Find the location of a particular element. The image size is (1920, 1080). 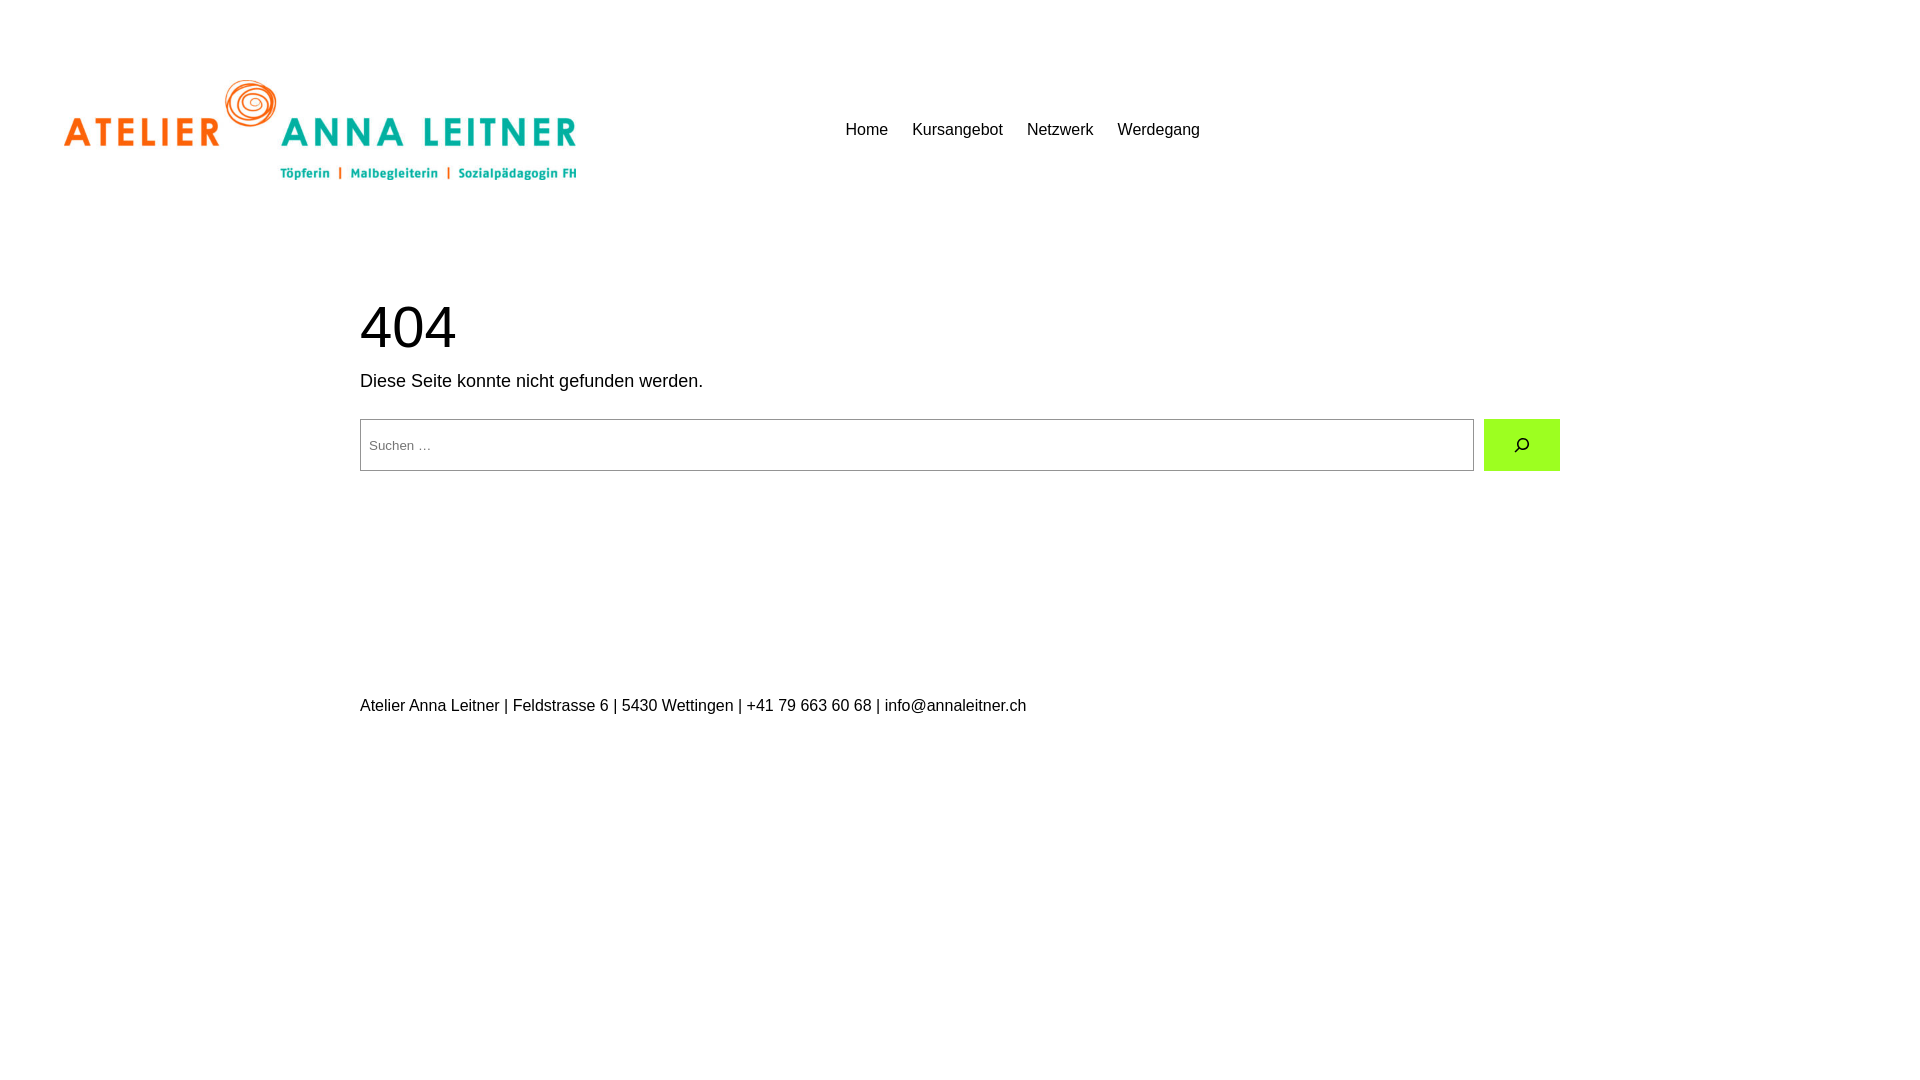

'Home' is located at coordinates (866, 130).